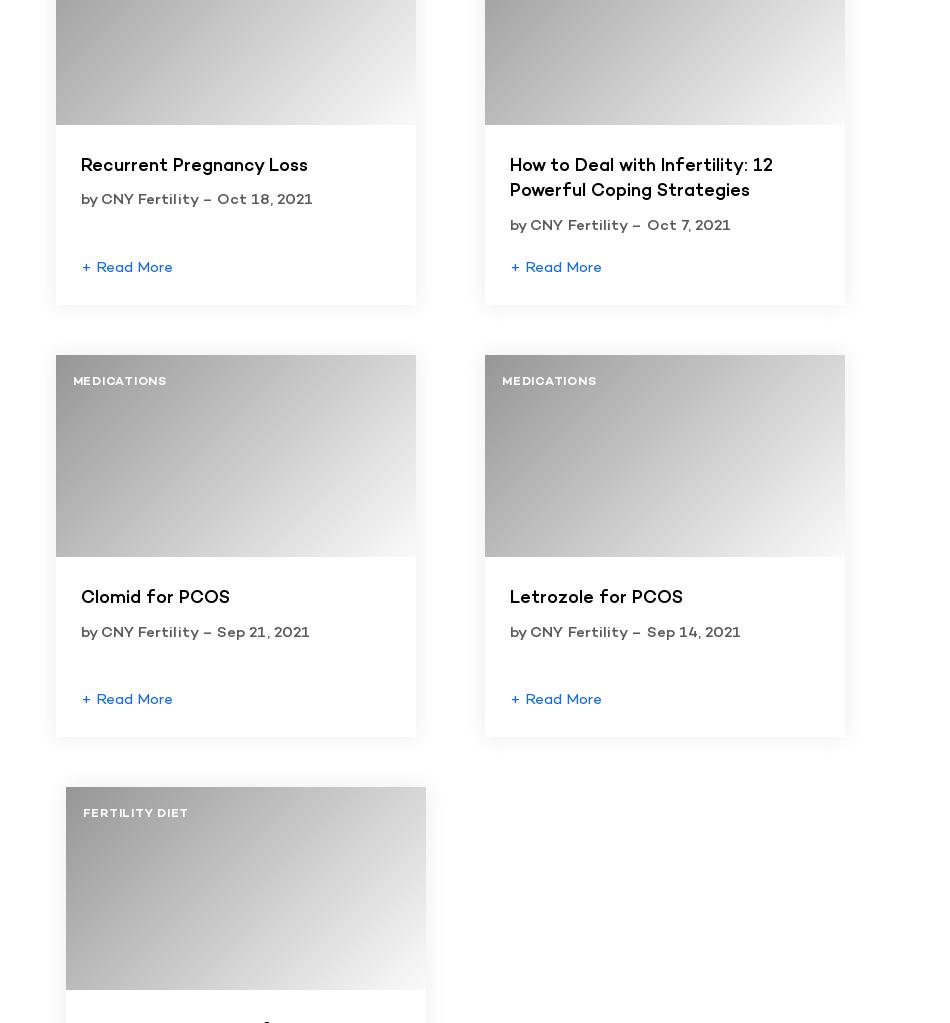 The height and width of the screenshot is (1023, 950). Describe the element at coordinates (596, 597) in the screenshot. I see `'Letrozole for PCOS'` at that location.